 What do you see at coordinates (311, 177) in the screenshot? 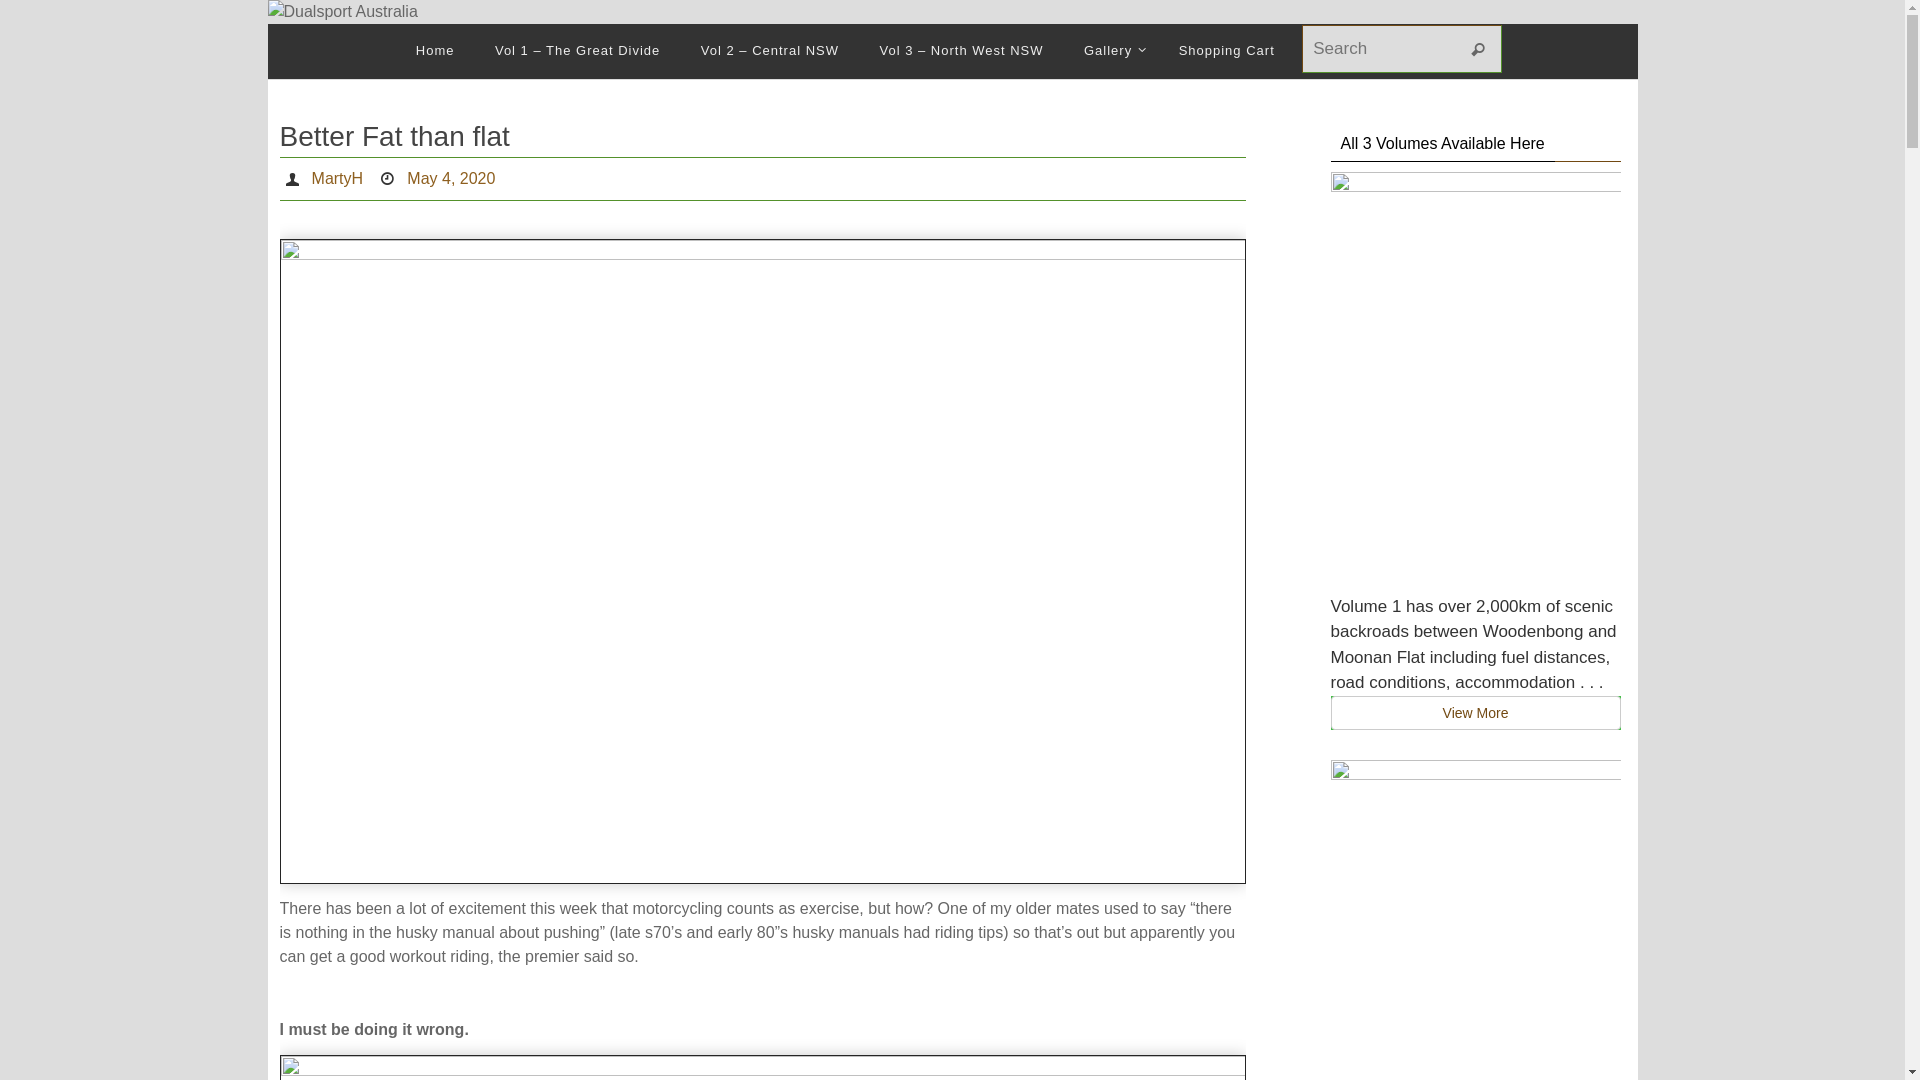
I see `'MartyH'` at bounding box center [311, 177].